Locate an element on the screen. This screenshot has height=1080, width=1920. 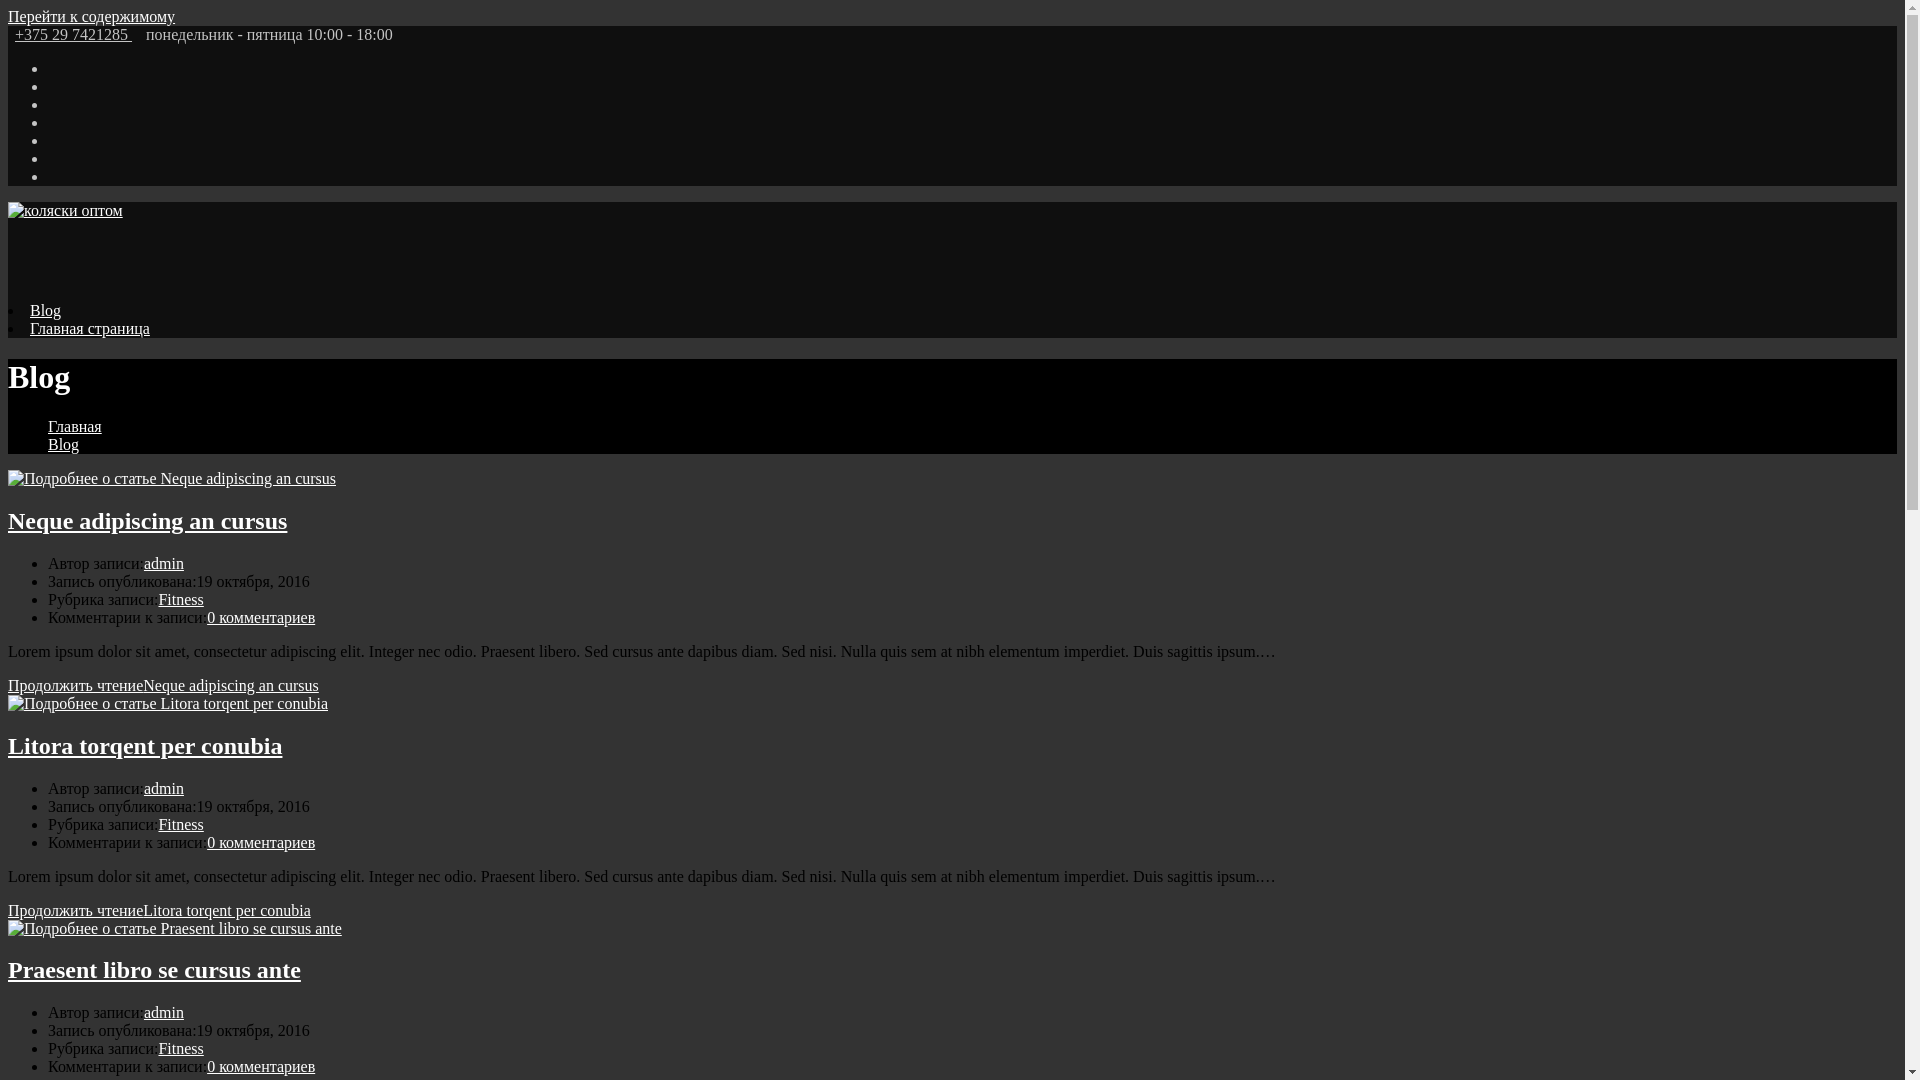
'Blog' is located at coordinates (29, 310).